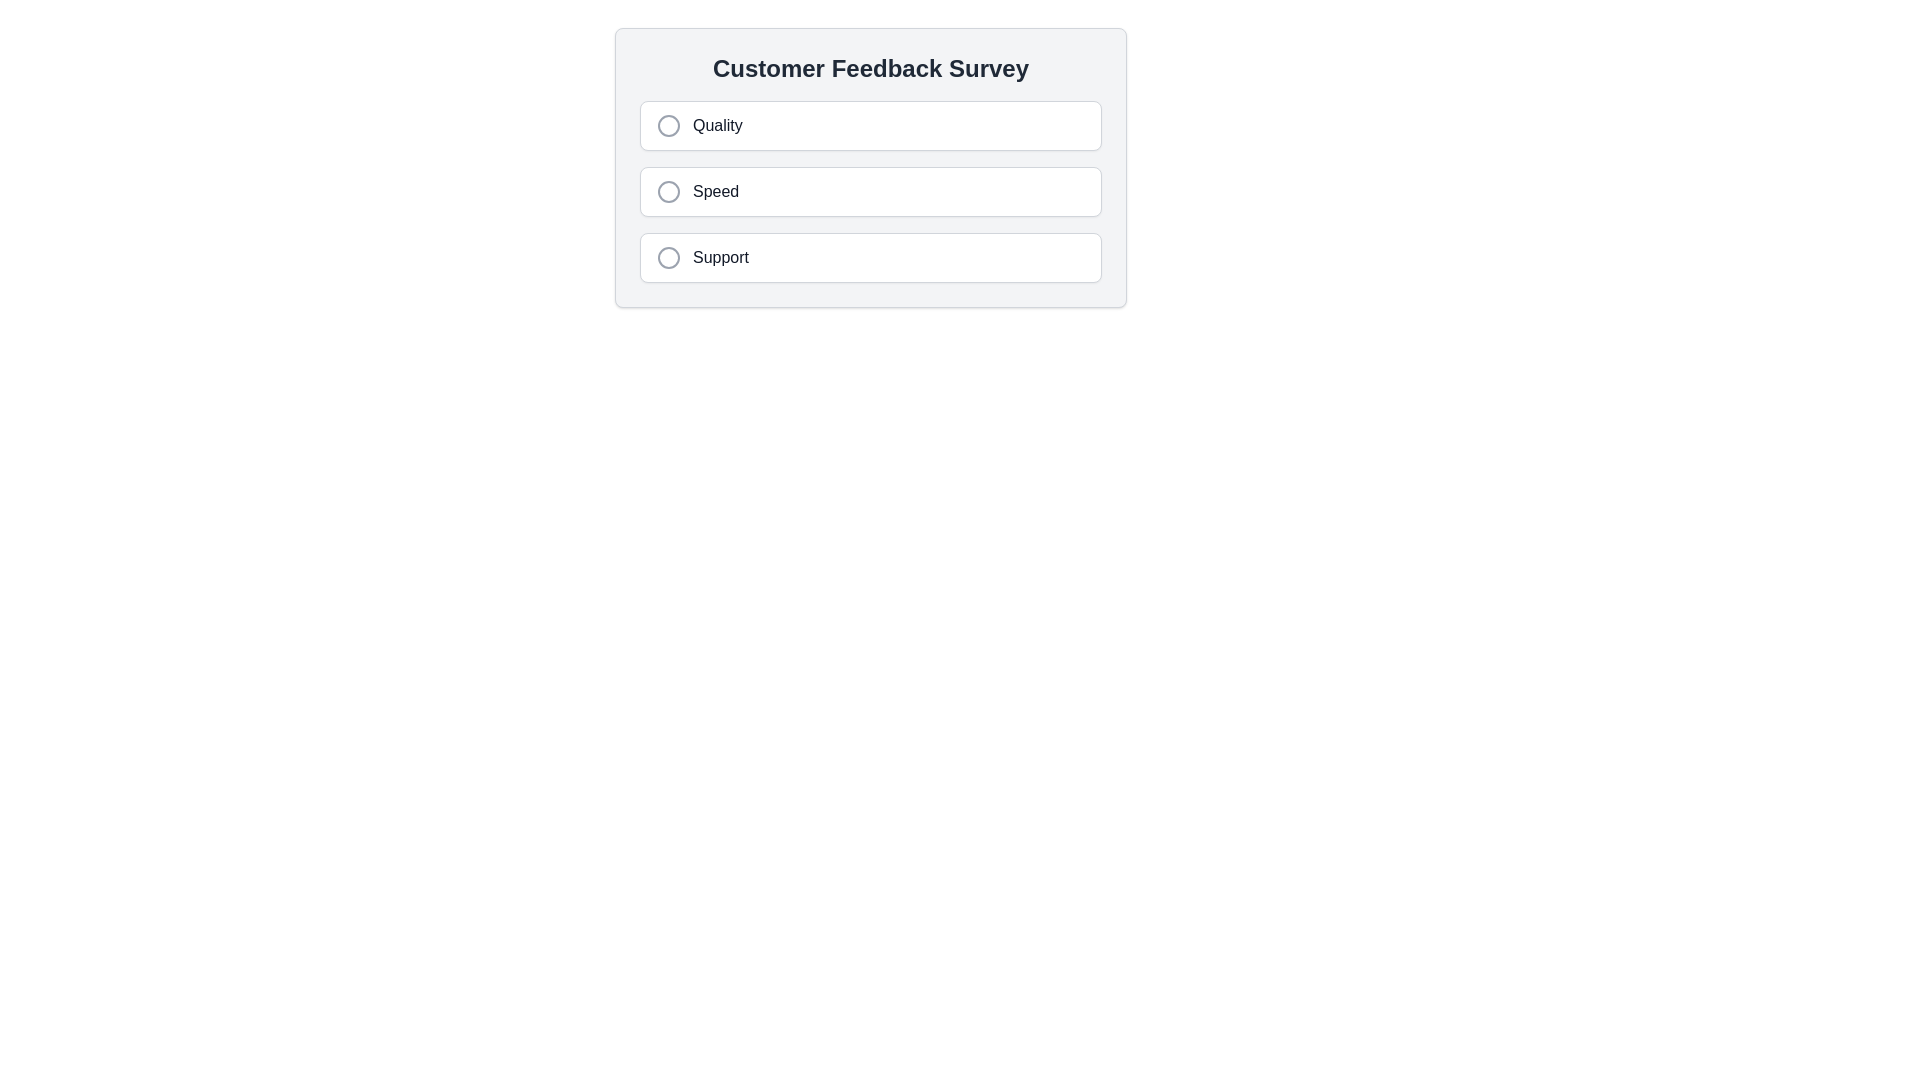 The width and height of the screenshot is (1920, 1080). Describe the element at coordinates (717, 126) in the screenshot. I see `the 'Quality' text label in the survey form, which is positioned to the right of the corresponding radio button in the first row of options` at that location.